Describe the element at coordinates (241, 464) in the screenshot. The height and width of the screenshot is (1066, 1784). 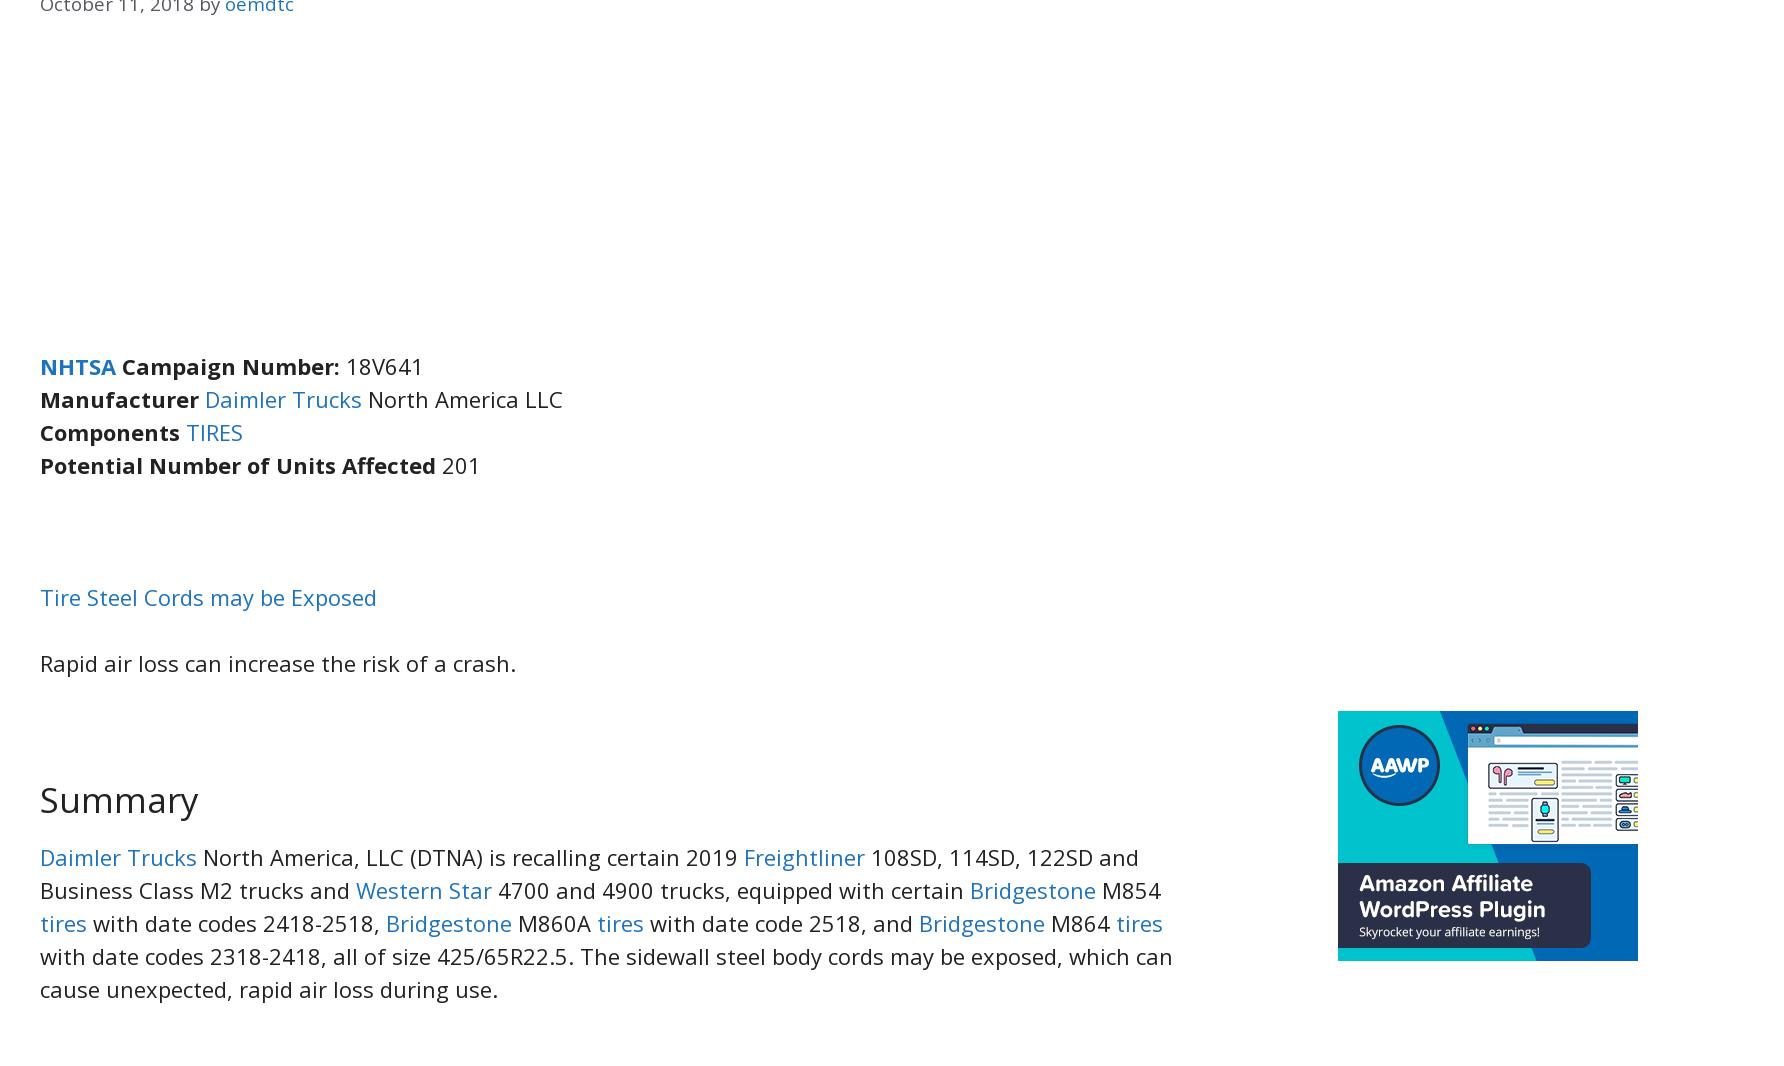
I see `'Potential Number of Units Affected'` at that location.